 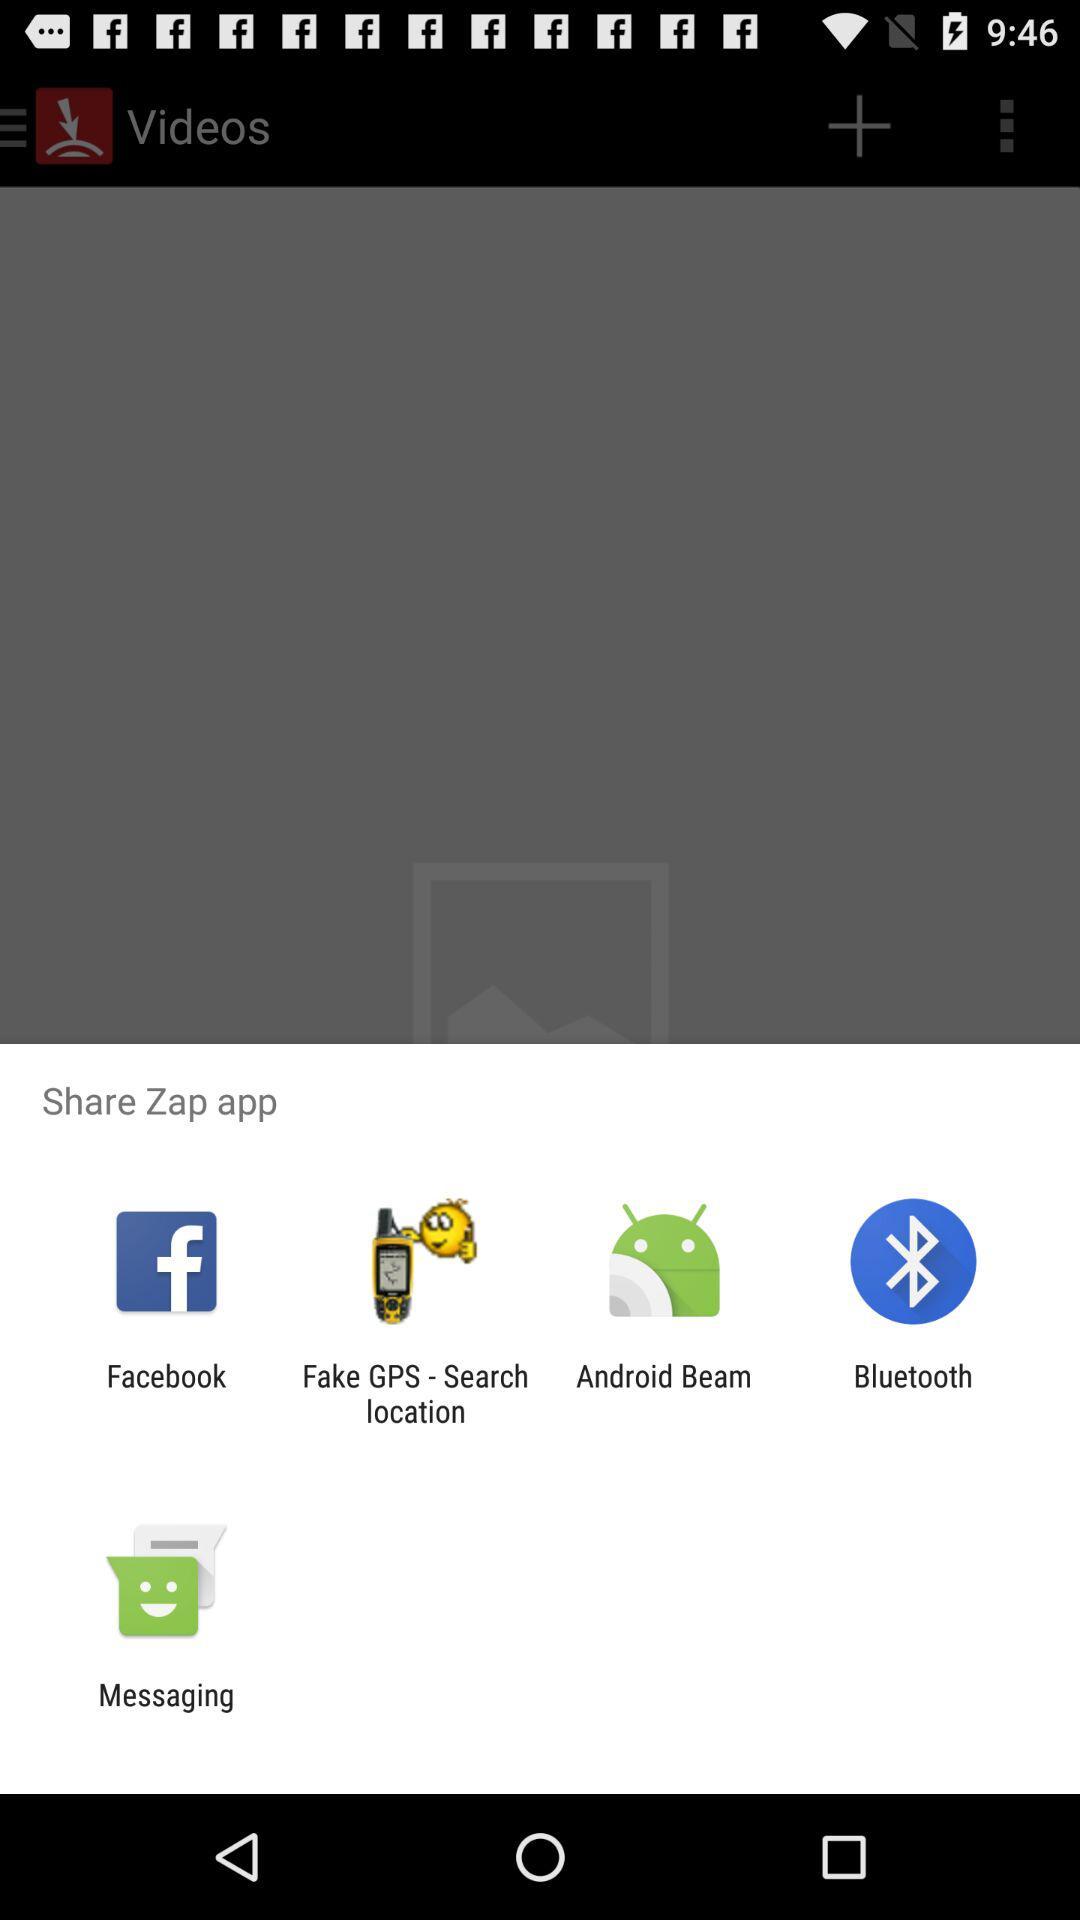 What do you see at coordinates (414, 1392) in the screenshot?
I see `app to the left of the android beam` at bounding box center [414, 1392].